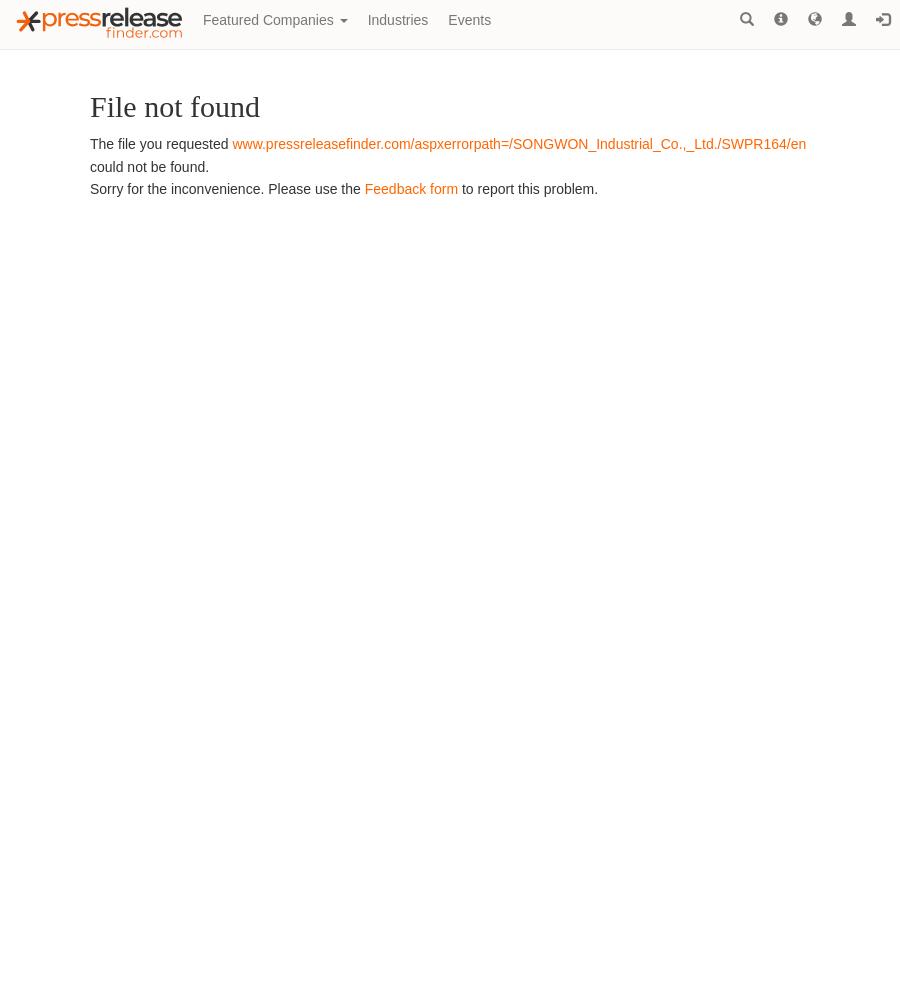  I want to click on 'File not found', so click(174, 105).